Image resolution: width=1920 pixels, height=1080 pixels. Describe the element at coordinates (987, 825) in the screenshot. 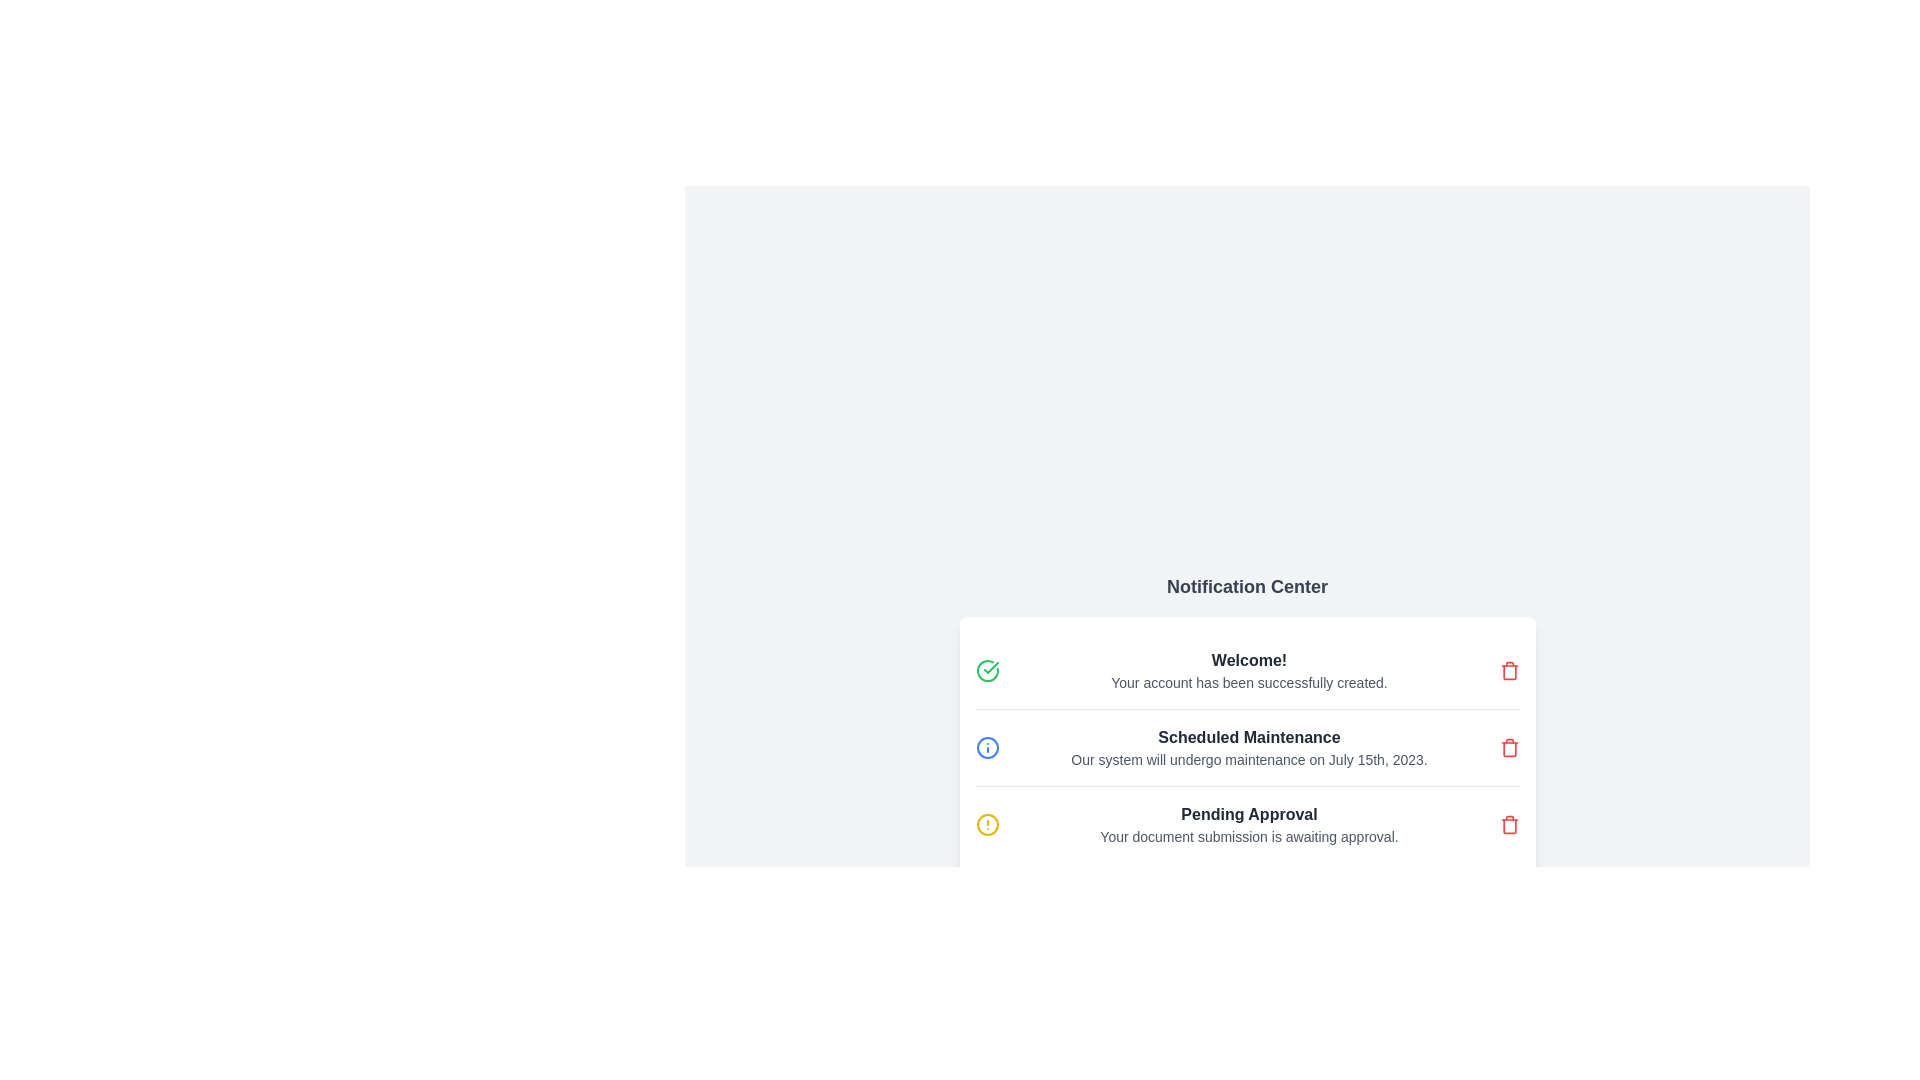

I see `the alert icon located in the third notification row of the Notification Center, which indicates that a document submission is pending approval, to potentially observe a tooltip` at that location.